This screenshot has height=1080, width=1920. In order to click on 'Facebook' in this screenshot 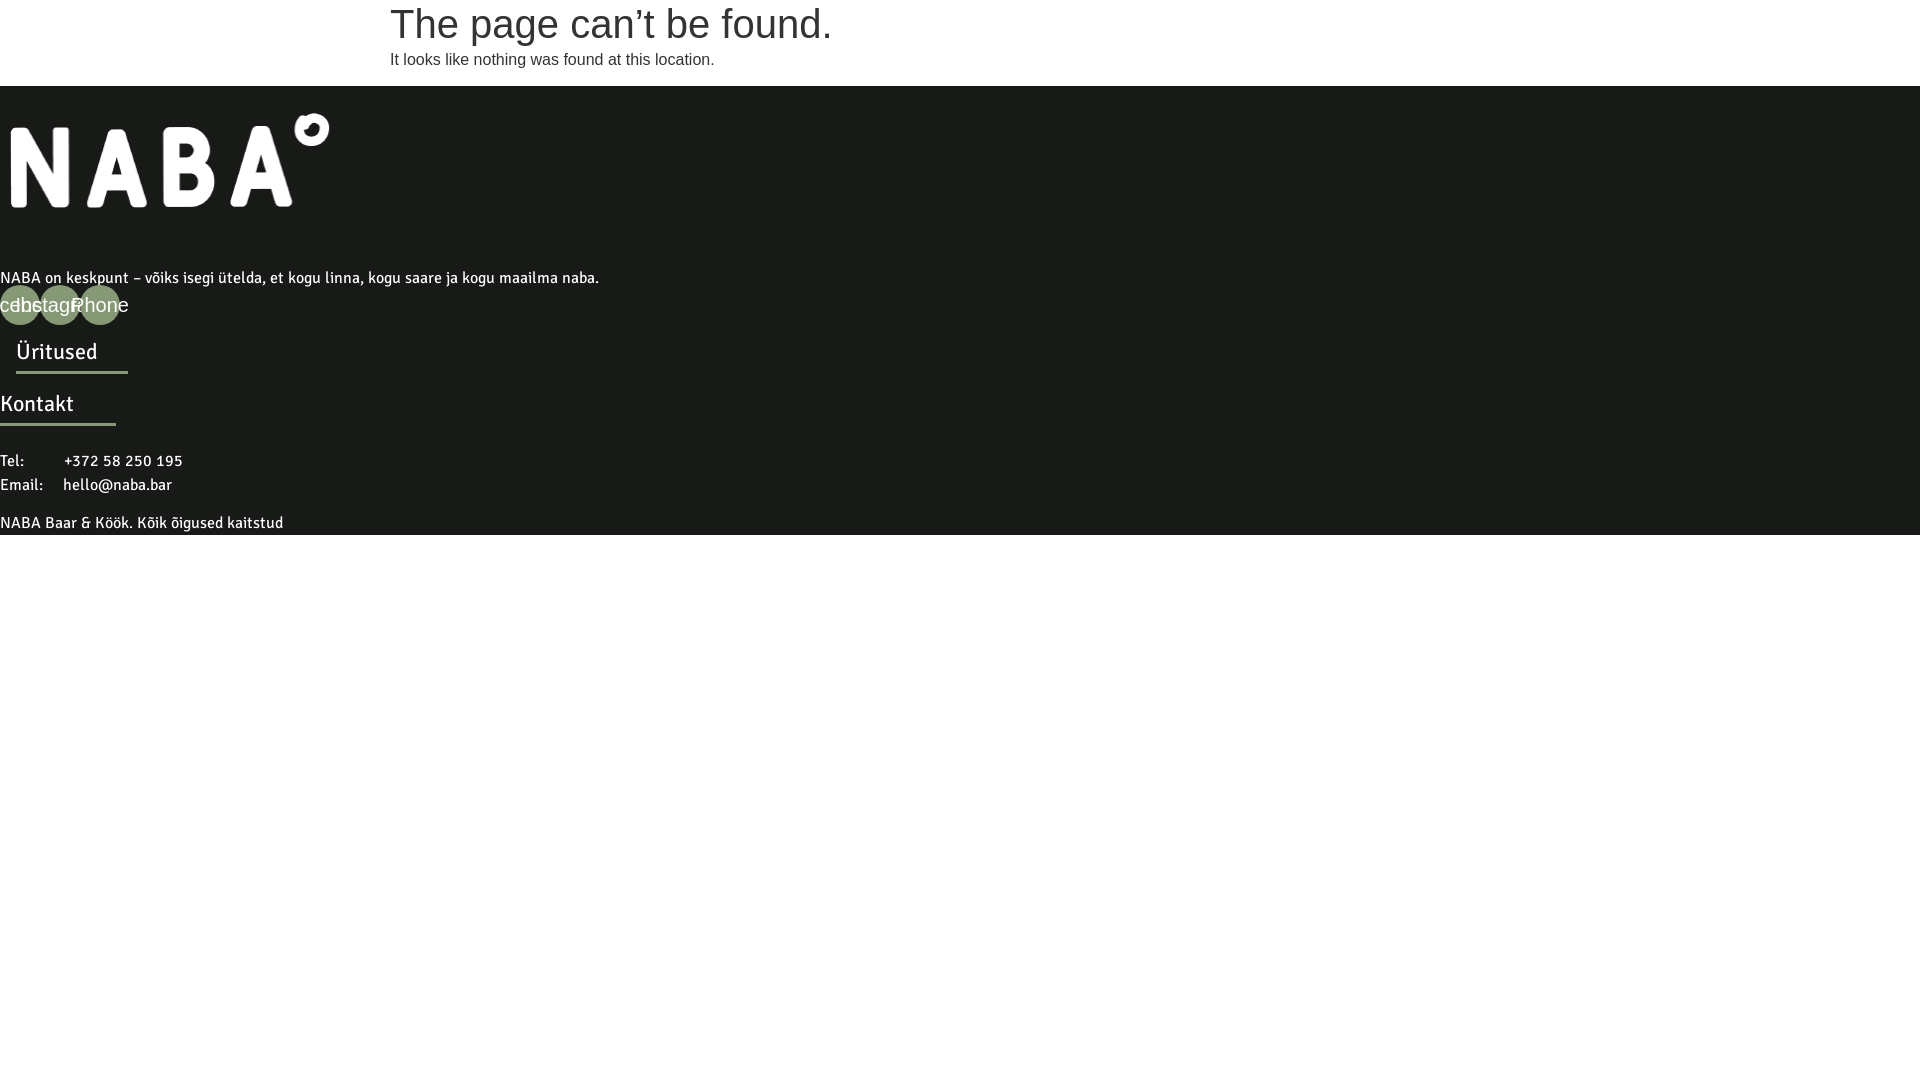, I will do `click(19, 304)`.